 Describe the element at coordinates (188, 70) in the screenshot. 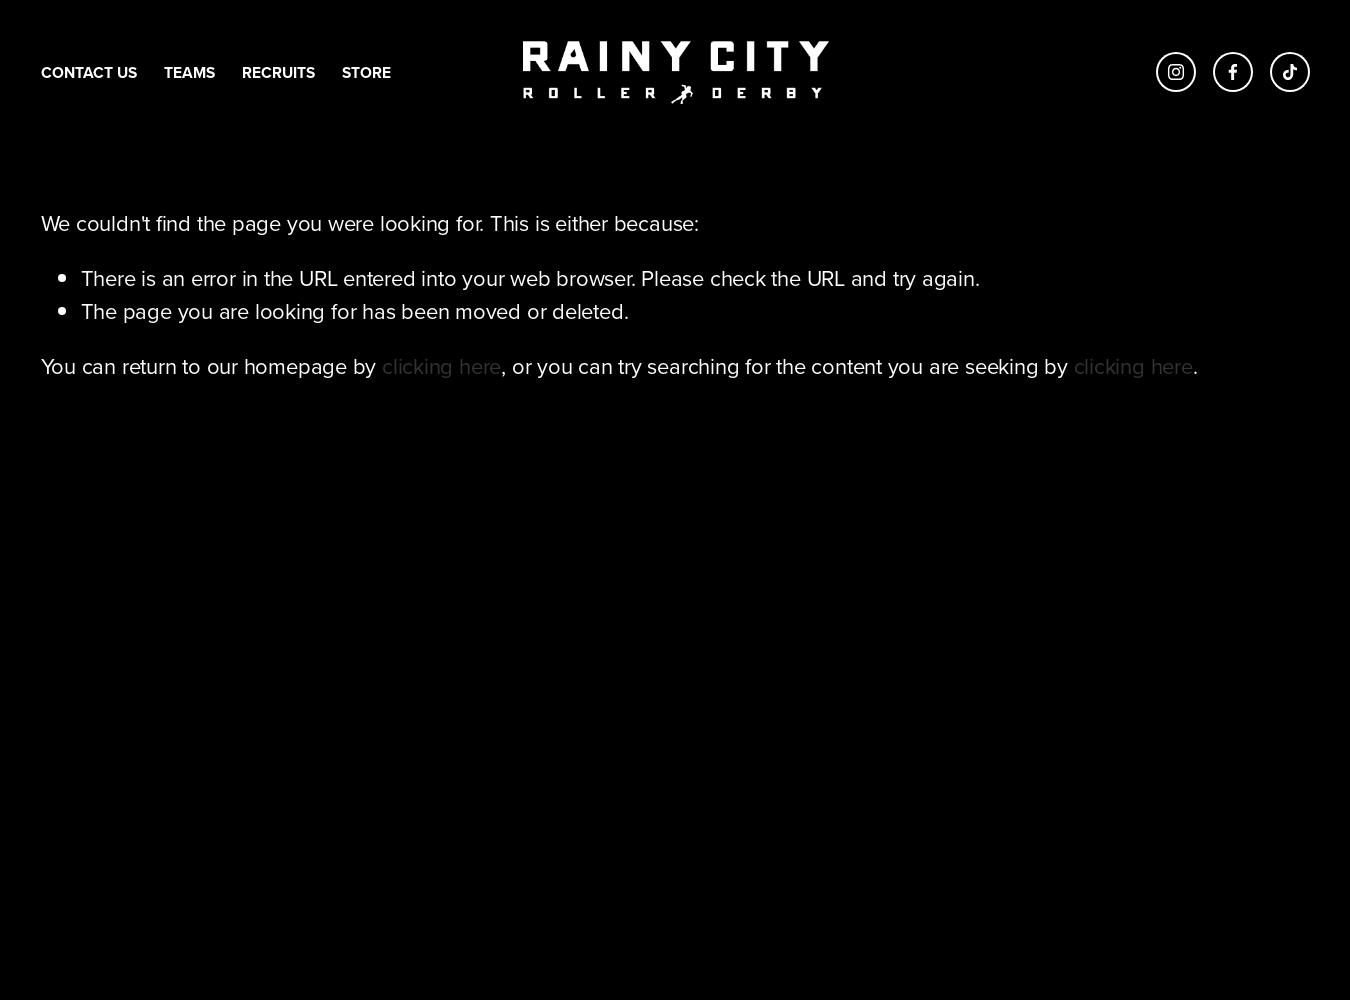

I see `'TEAMS'` at that location.